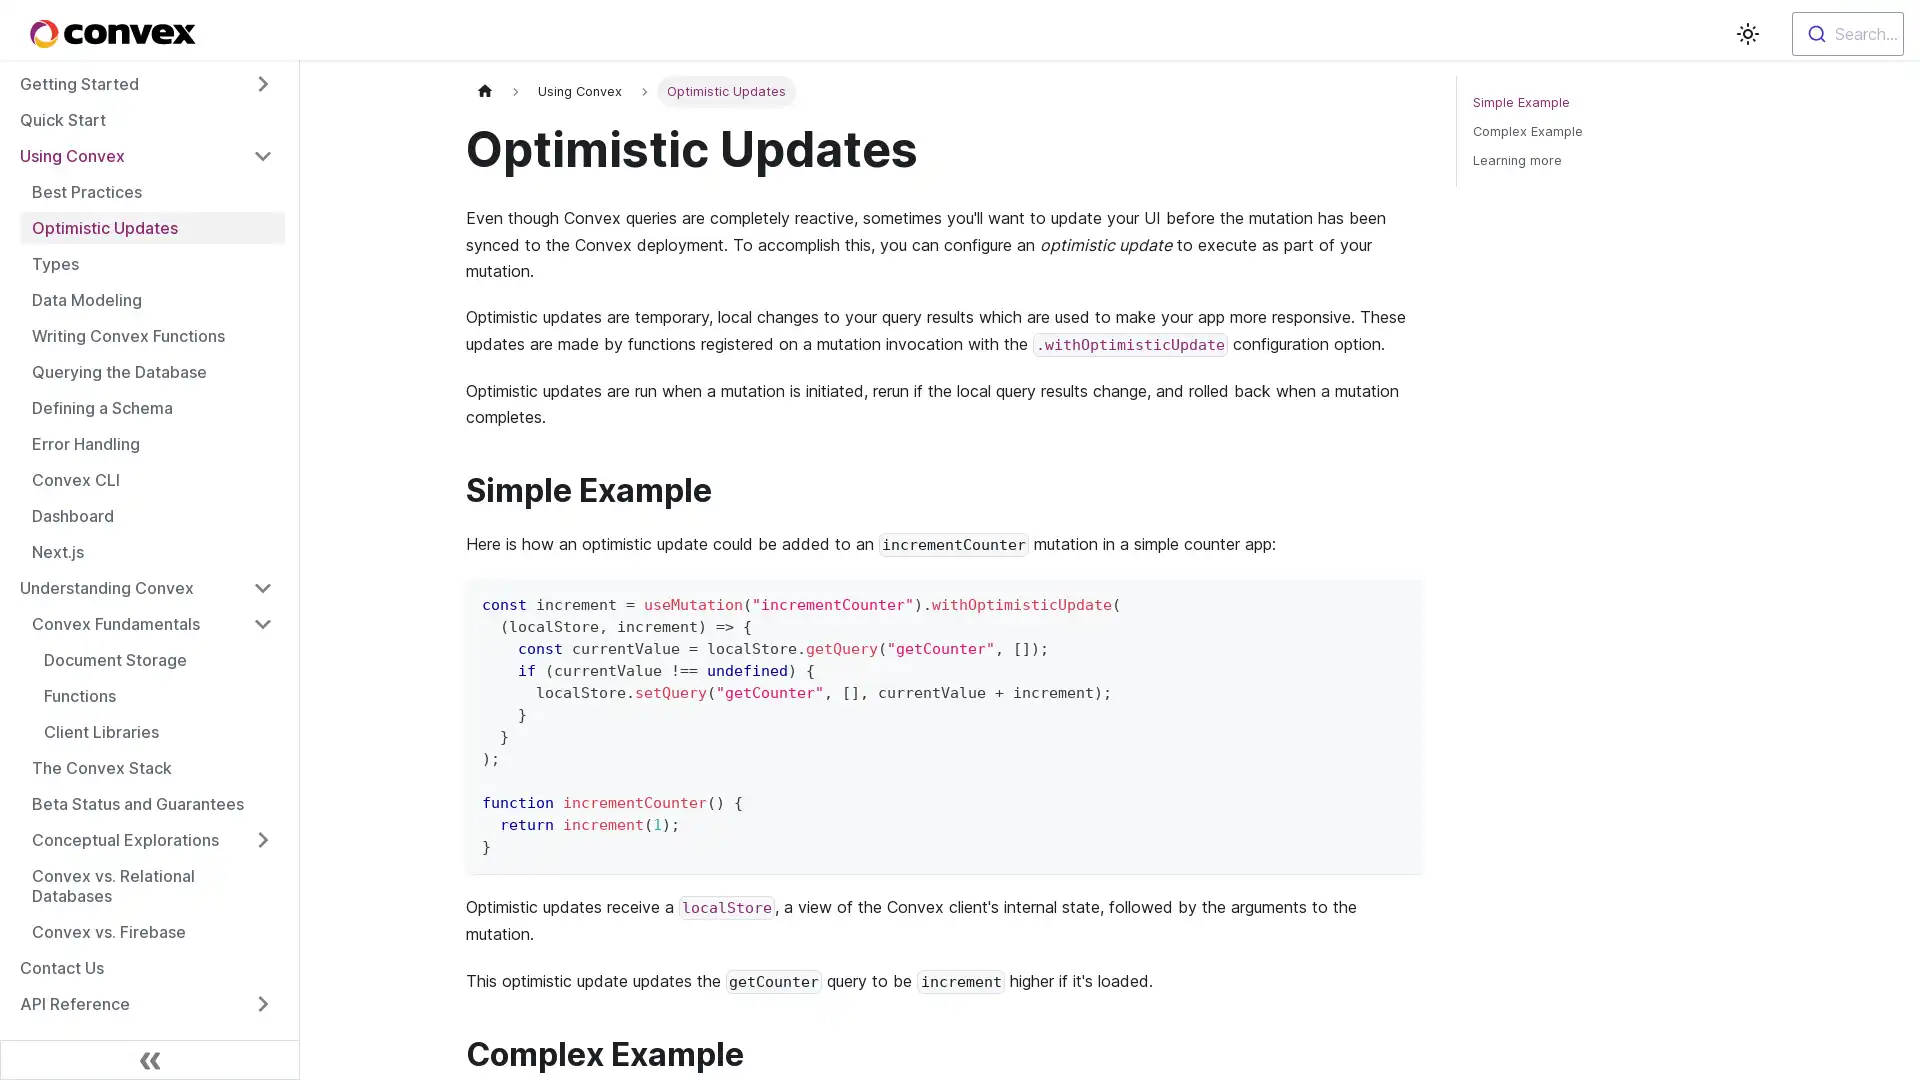 The image size is (1920, 1080). I want to click on Toggle the collapsible sidebar category 'Conceptual Explorations', so click(262, 840).